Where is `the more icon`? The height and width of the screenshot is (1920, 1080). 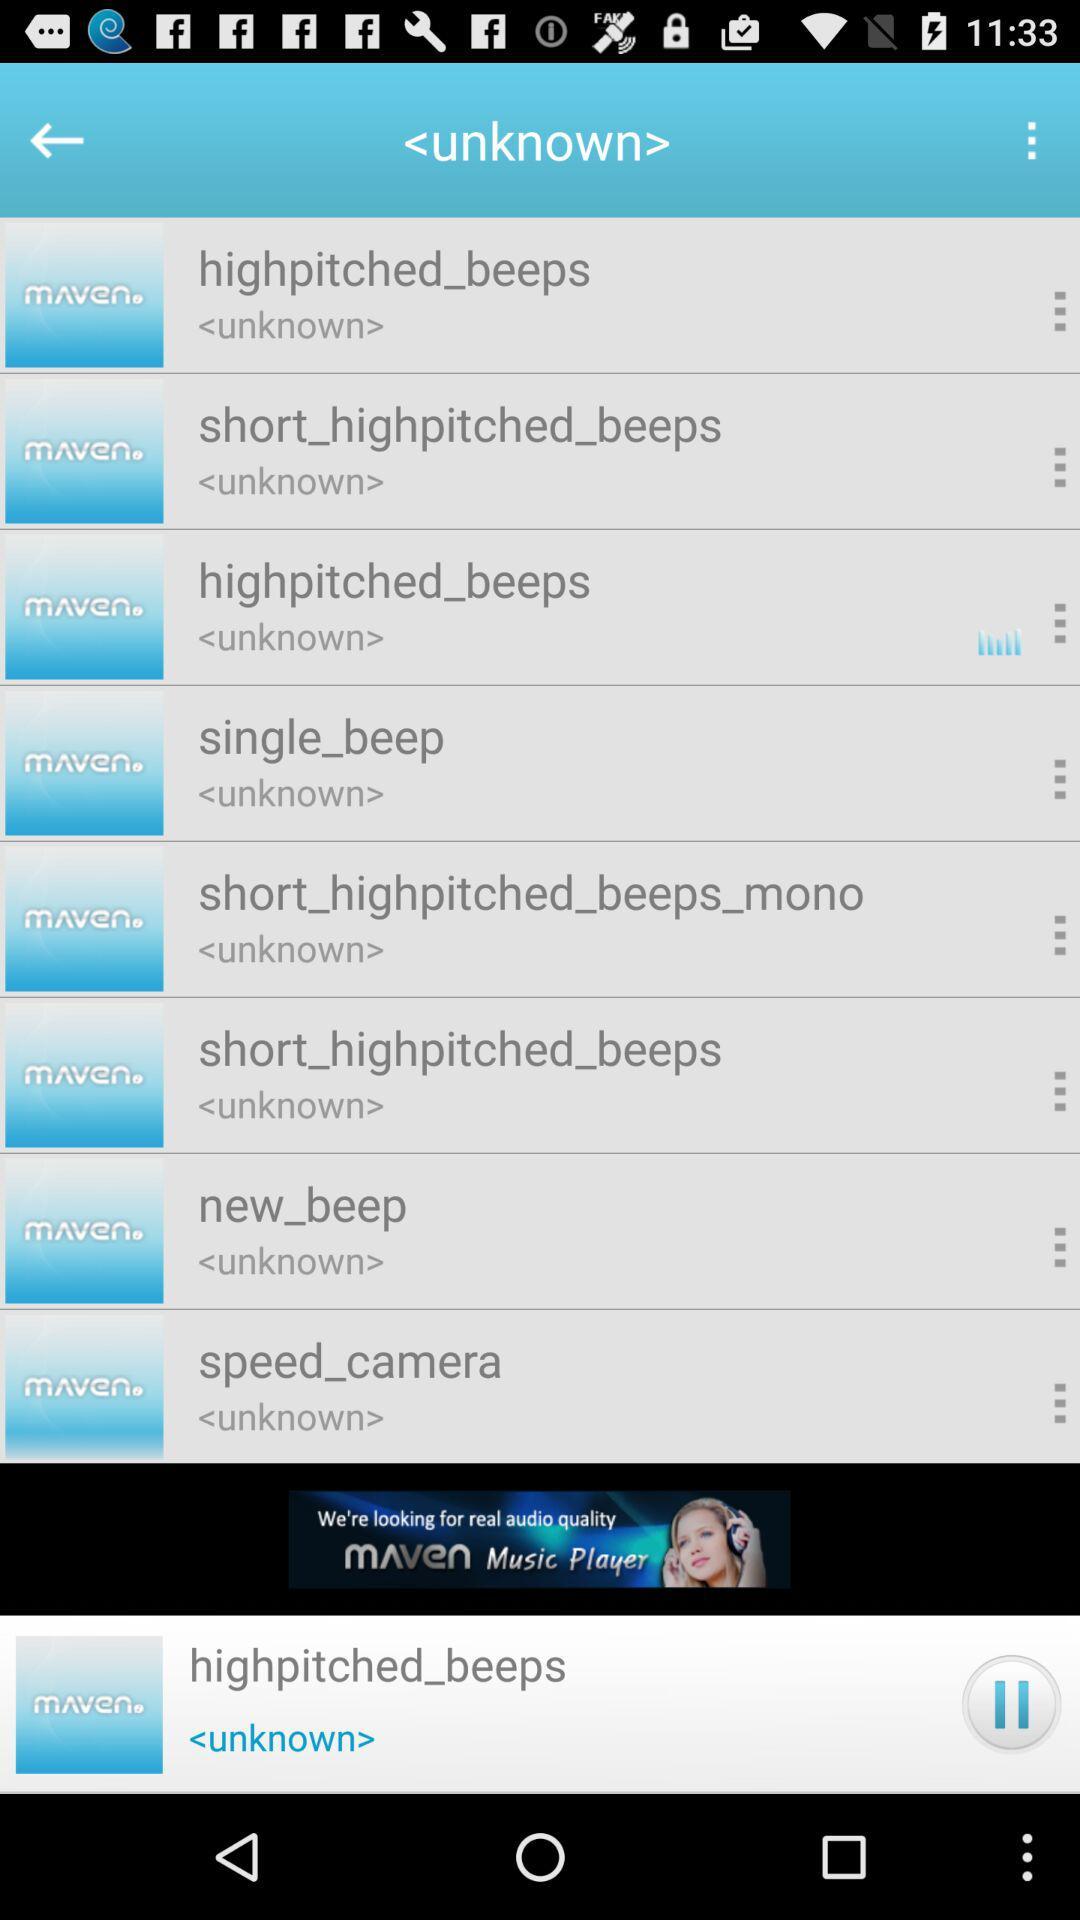
the more icon is located at coordinates (1027, 501).